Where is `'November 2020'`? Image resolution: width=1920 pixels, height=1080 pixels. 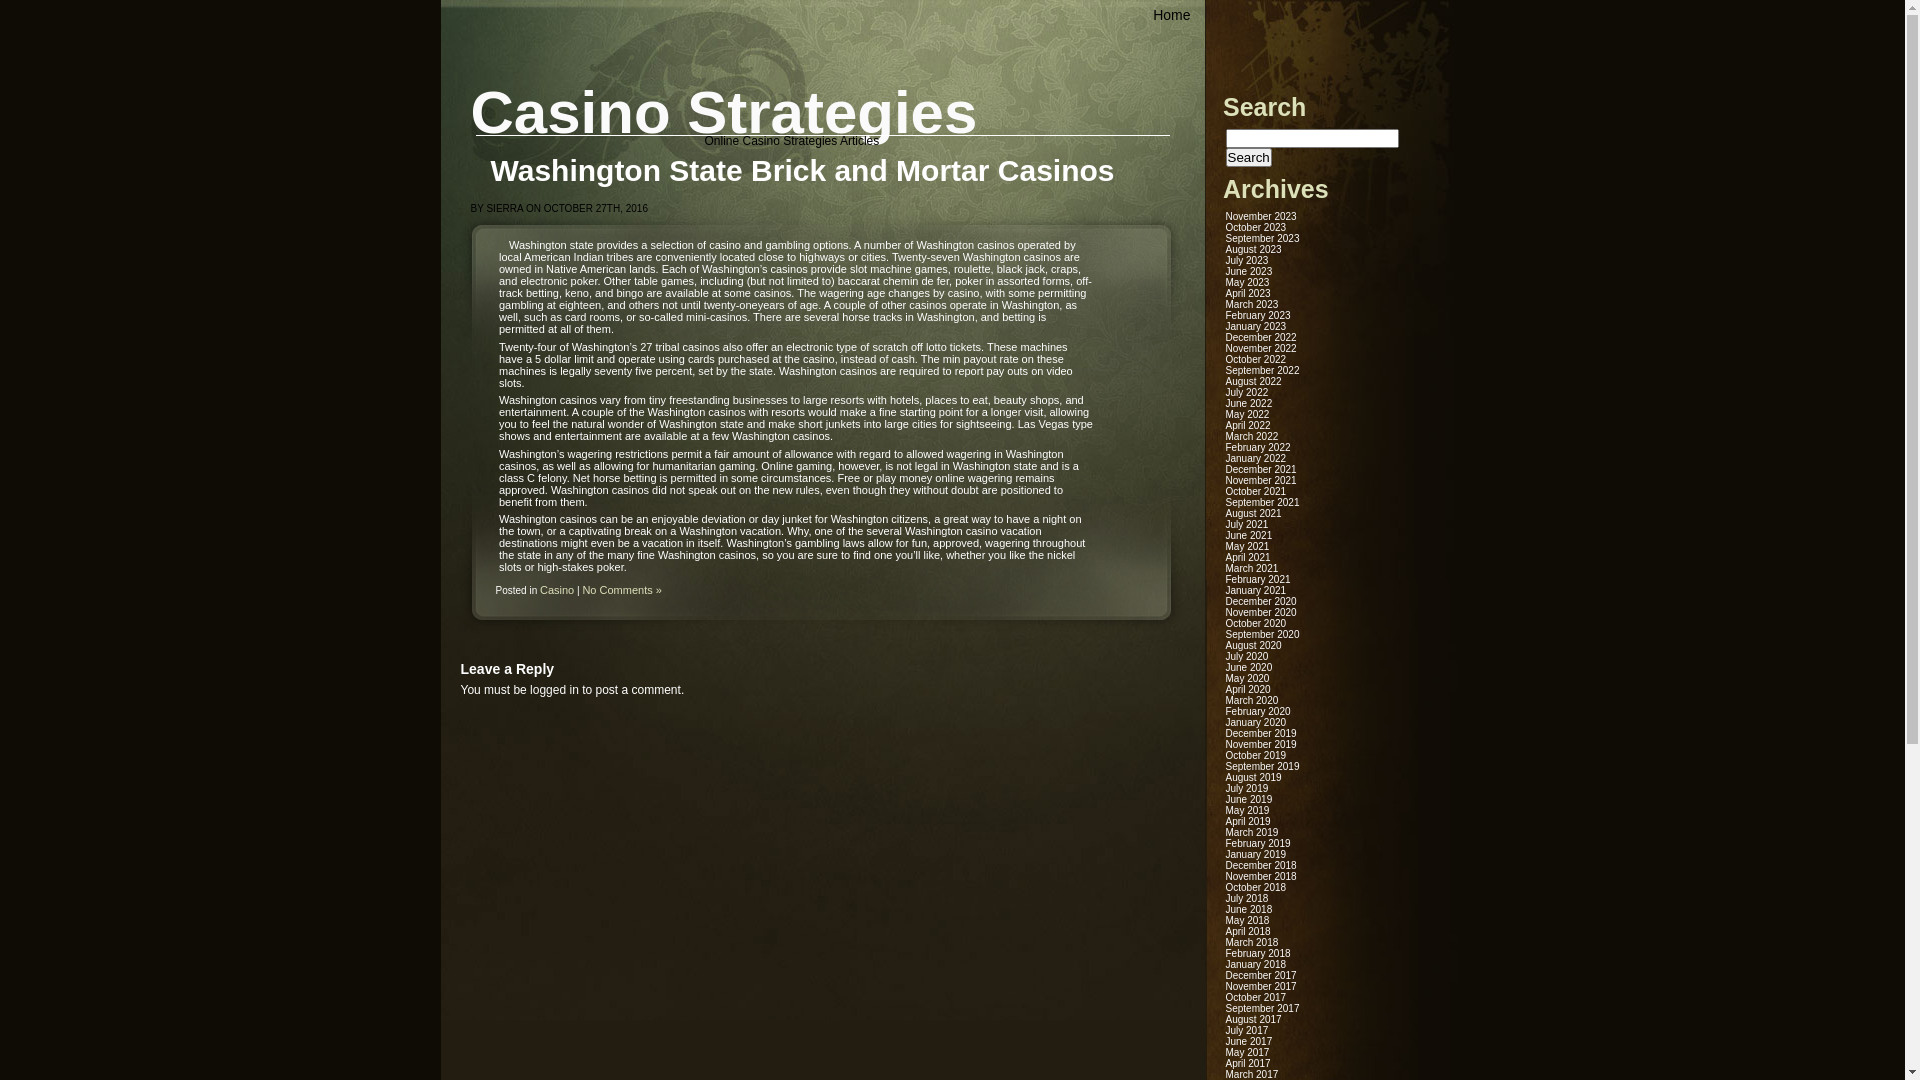 'November 2020' is located at coordinates (1224, 611).